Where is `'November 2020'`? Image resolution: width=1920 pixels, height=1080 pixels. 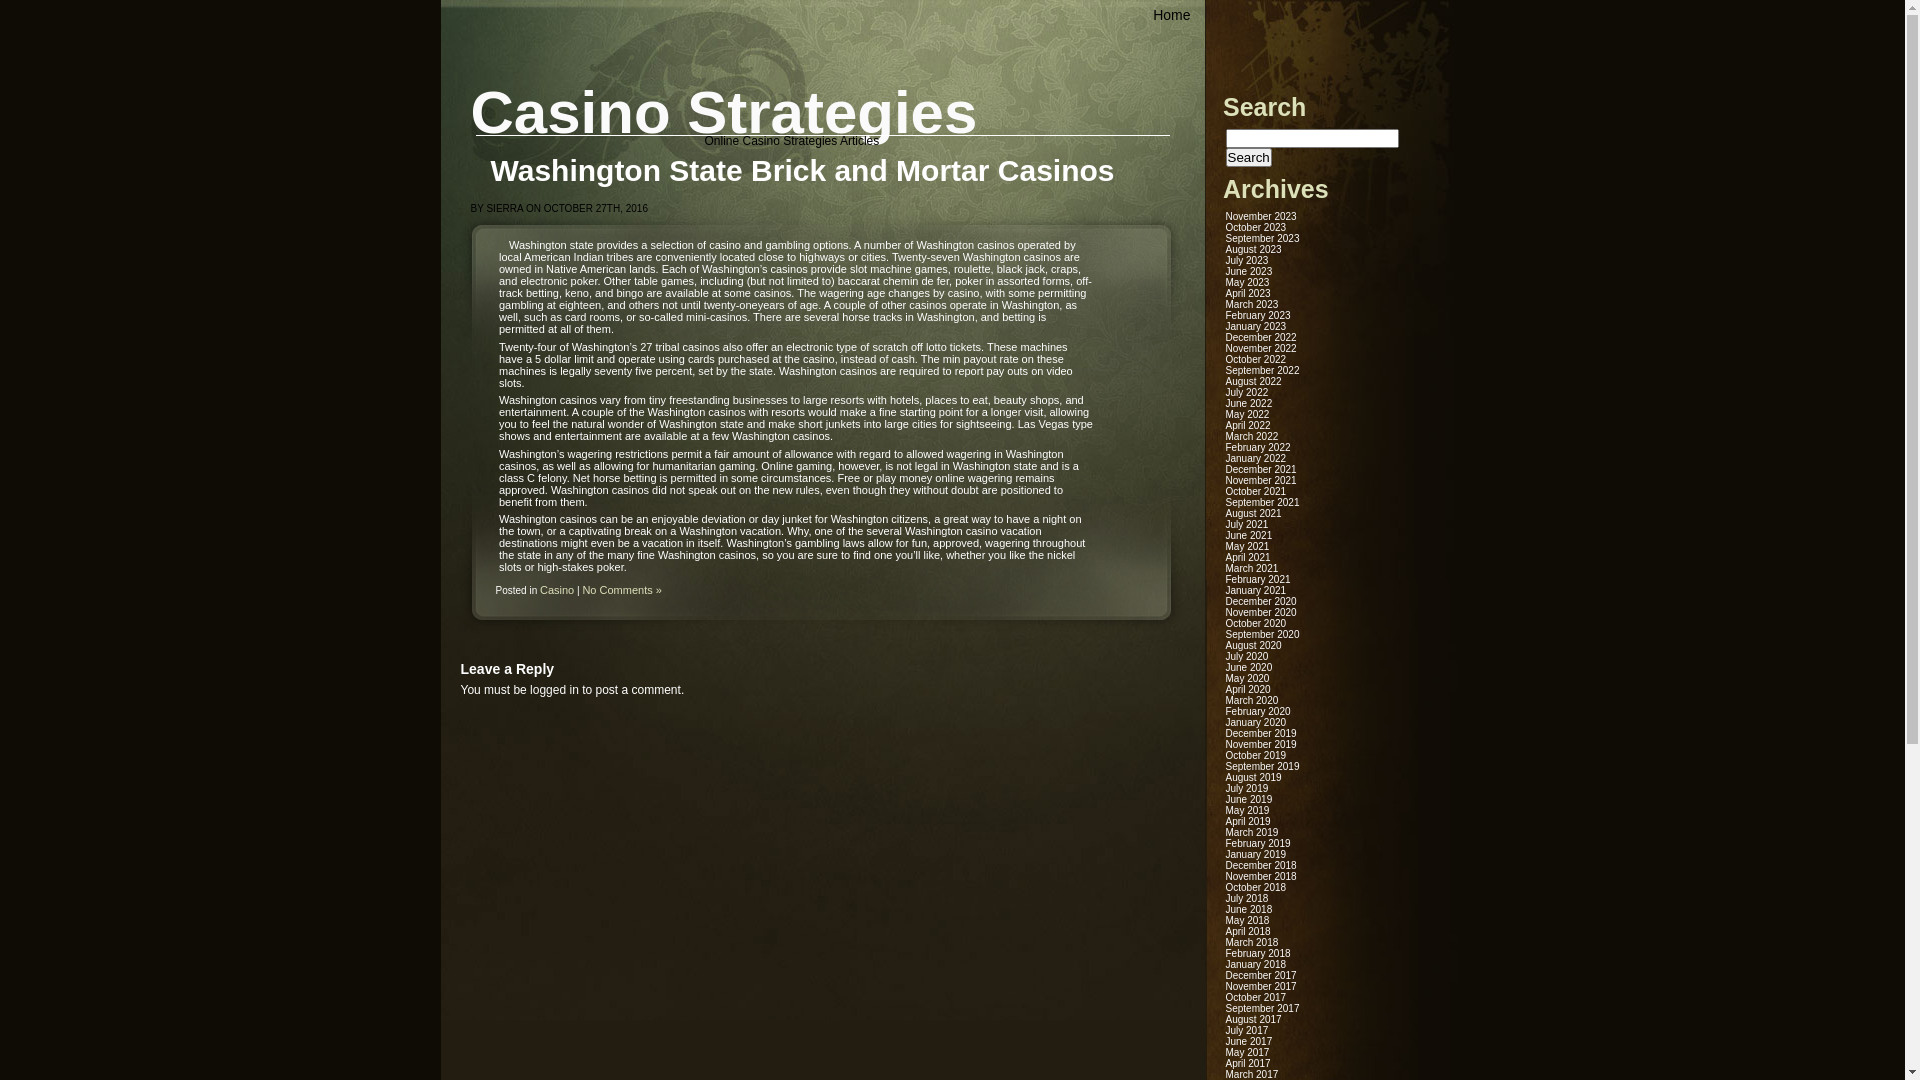 'November 2020' is located at coordinates (1224, 611).